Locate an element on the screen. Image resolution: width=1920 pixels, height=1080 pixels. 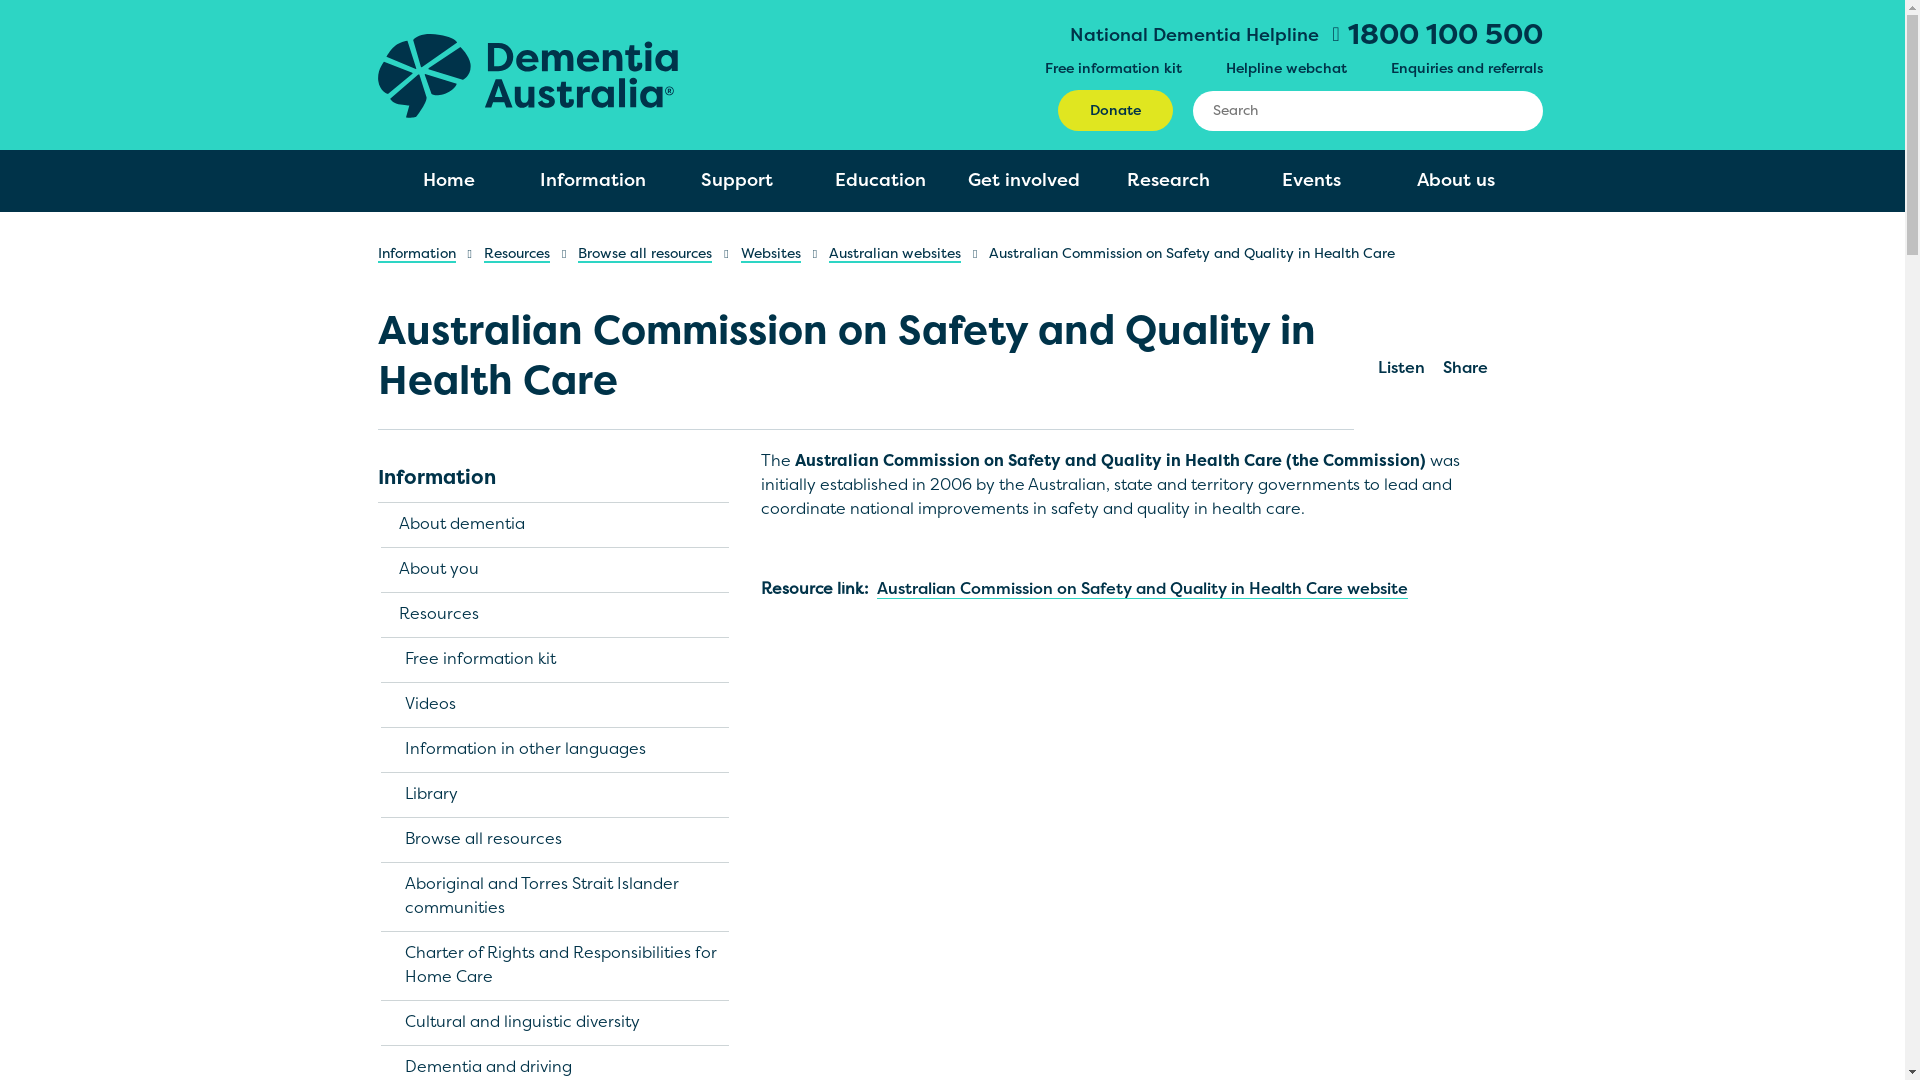
'Search' is located at coordinates (1510, 110).